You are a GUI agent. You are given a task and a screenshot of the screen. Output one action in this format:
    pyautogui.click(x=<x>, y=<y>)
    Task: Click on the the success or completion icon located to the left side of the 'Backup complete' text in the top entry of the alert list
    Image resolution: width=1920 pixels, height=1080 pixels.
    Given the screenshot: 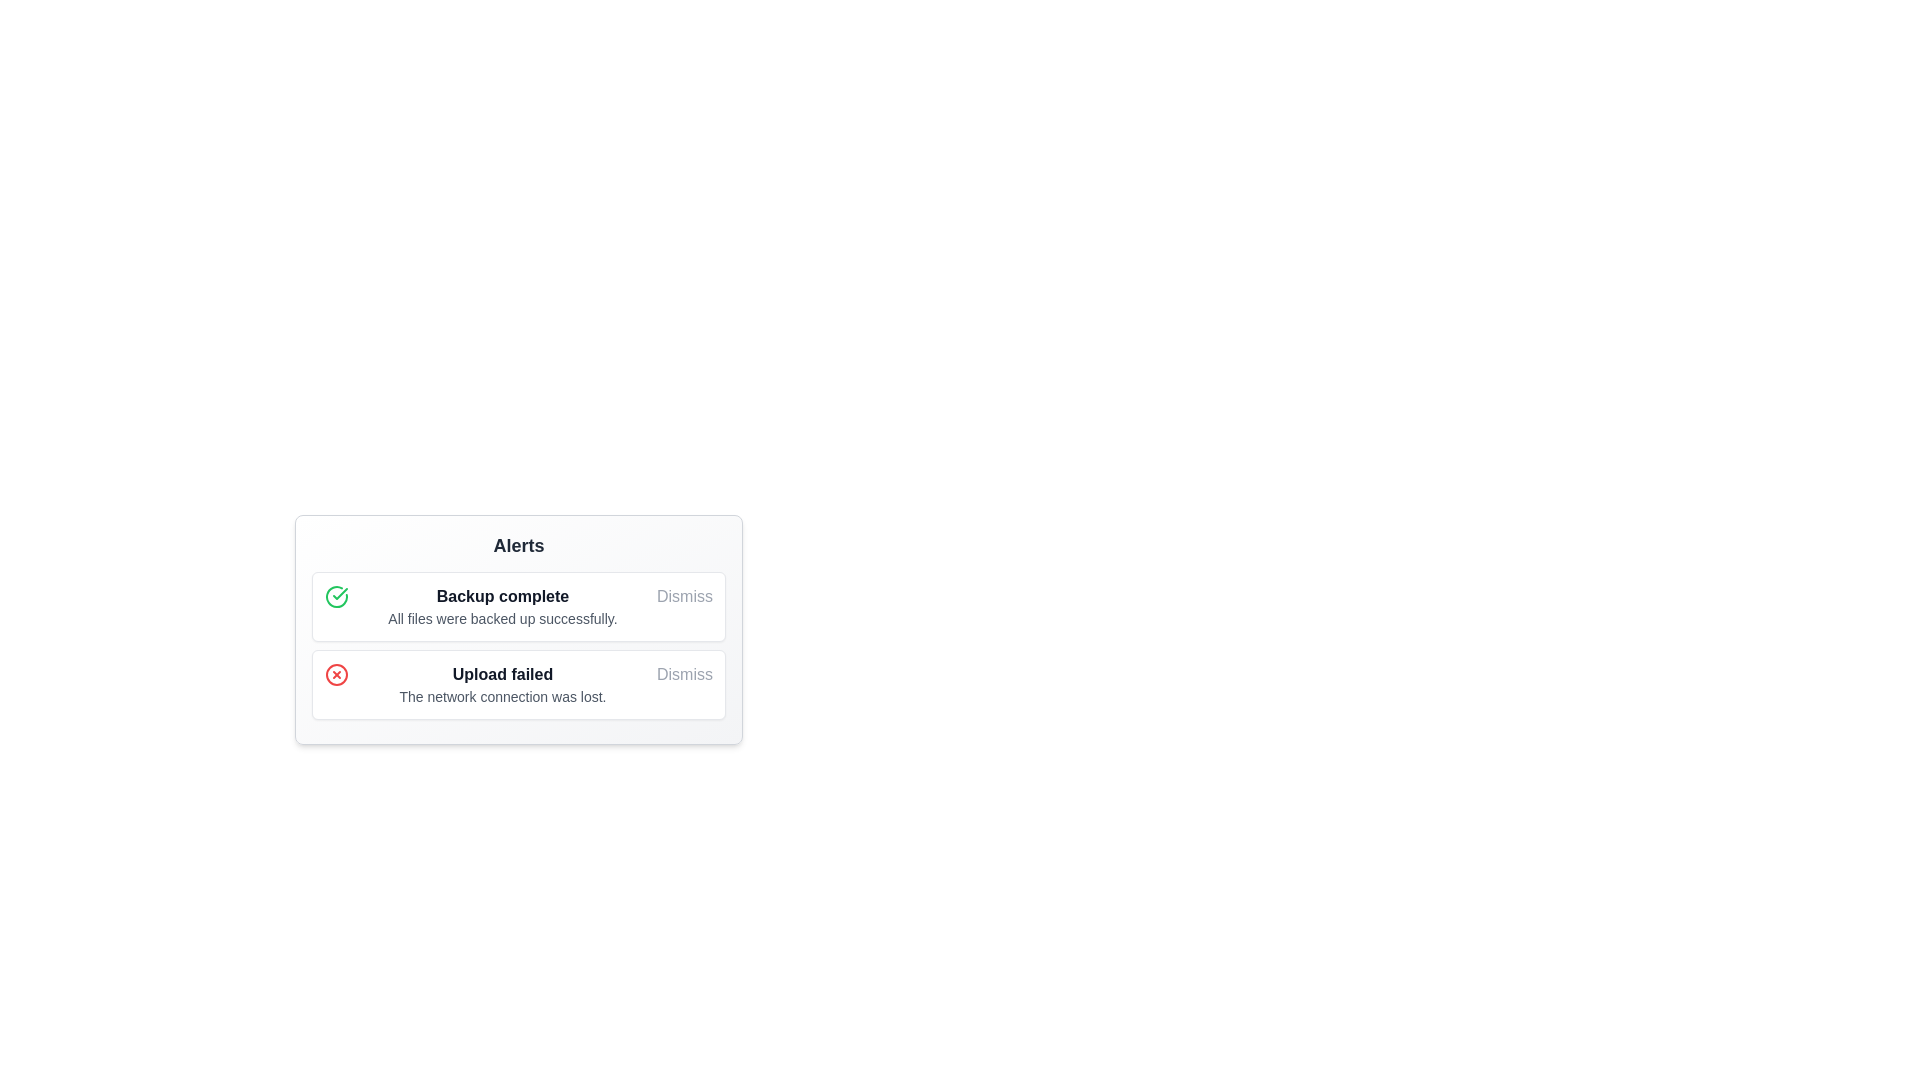 What is the action you would take?
    pyautogui.click(x=336, y=596)
    